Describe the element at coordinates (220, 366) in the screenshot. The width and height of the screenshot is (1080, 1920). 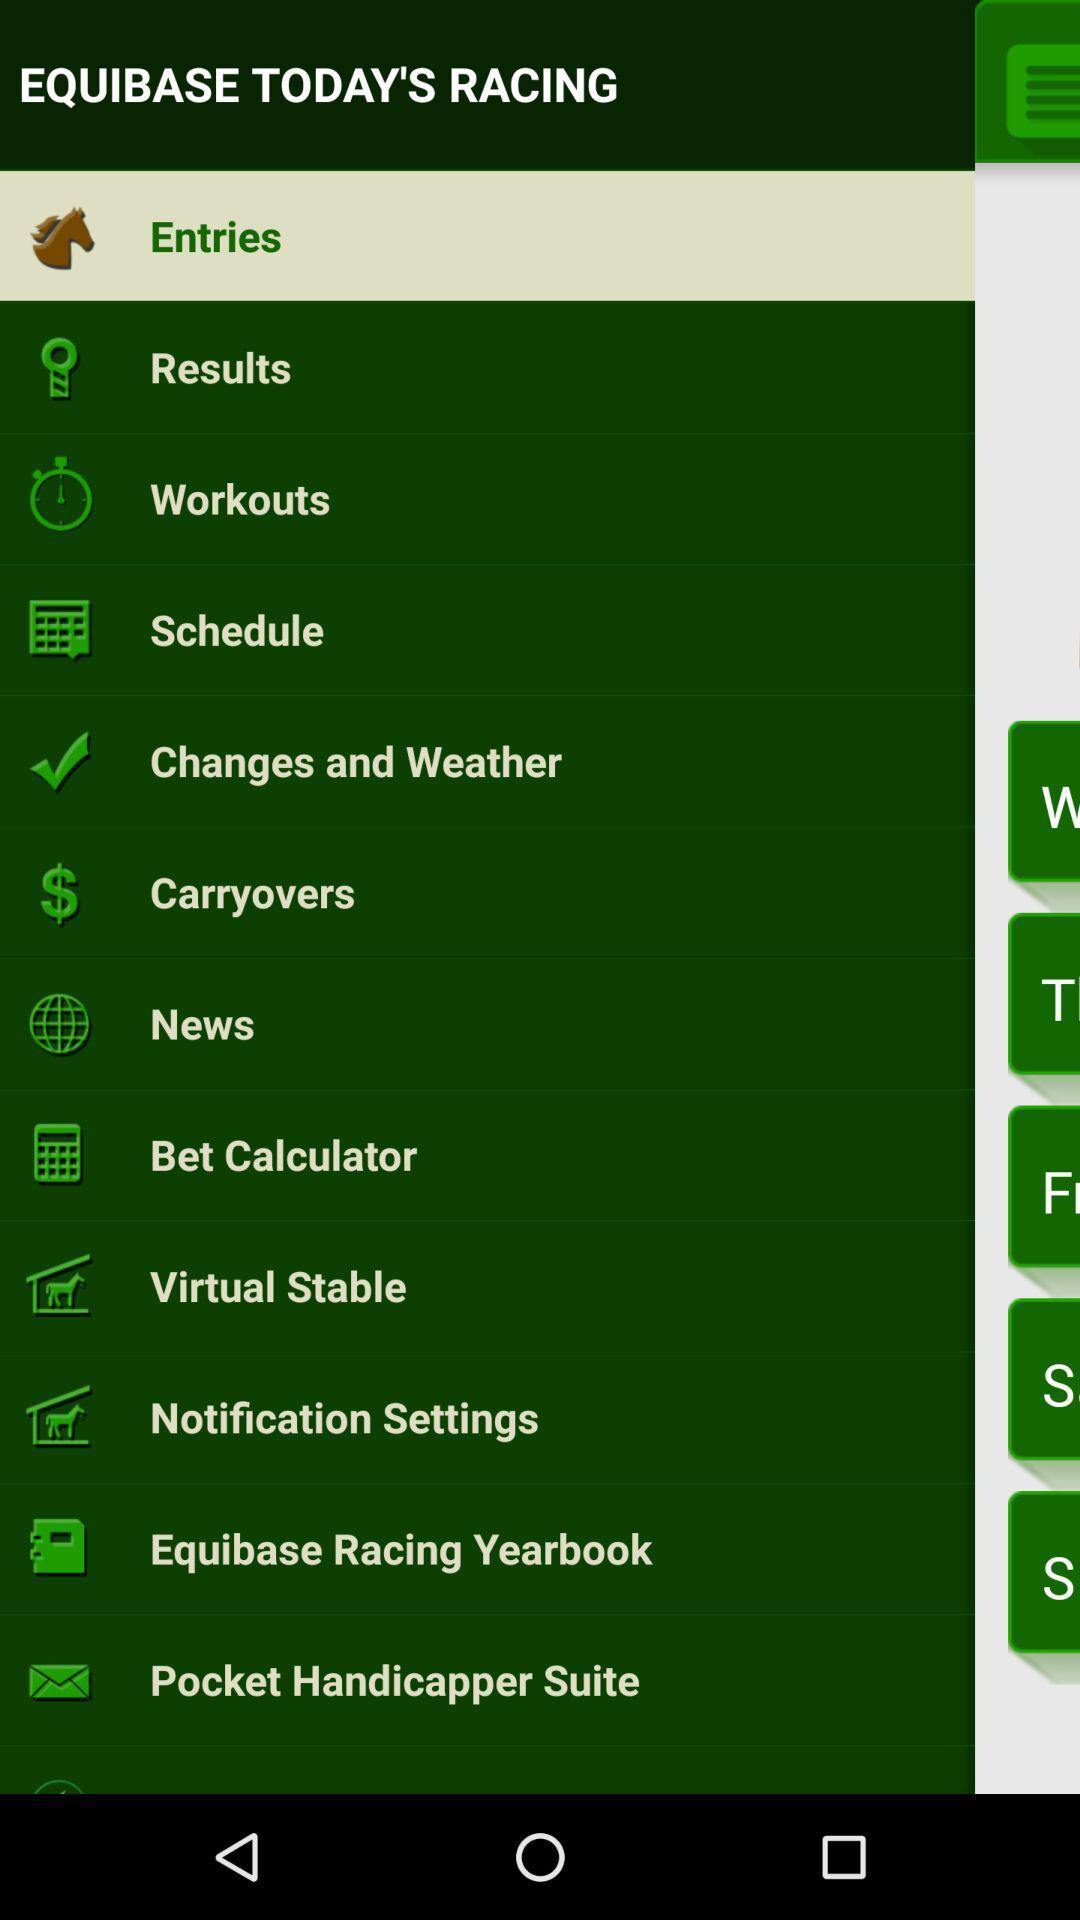
I see `results app` at that location.